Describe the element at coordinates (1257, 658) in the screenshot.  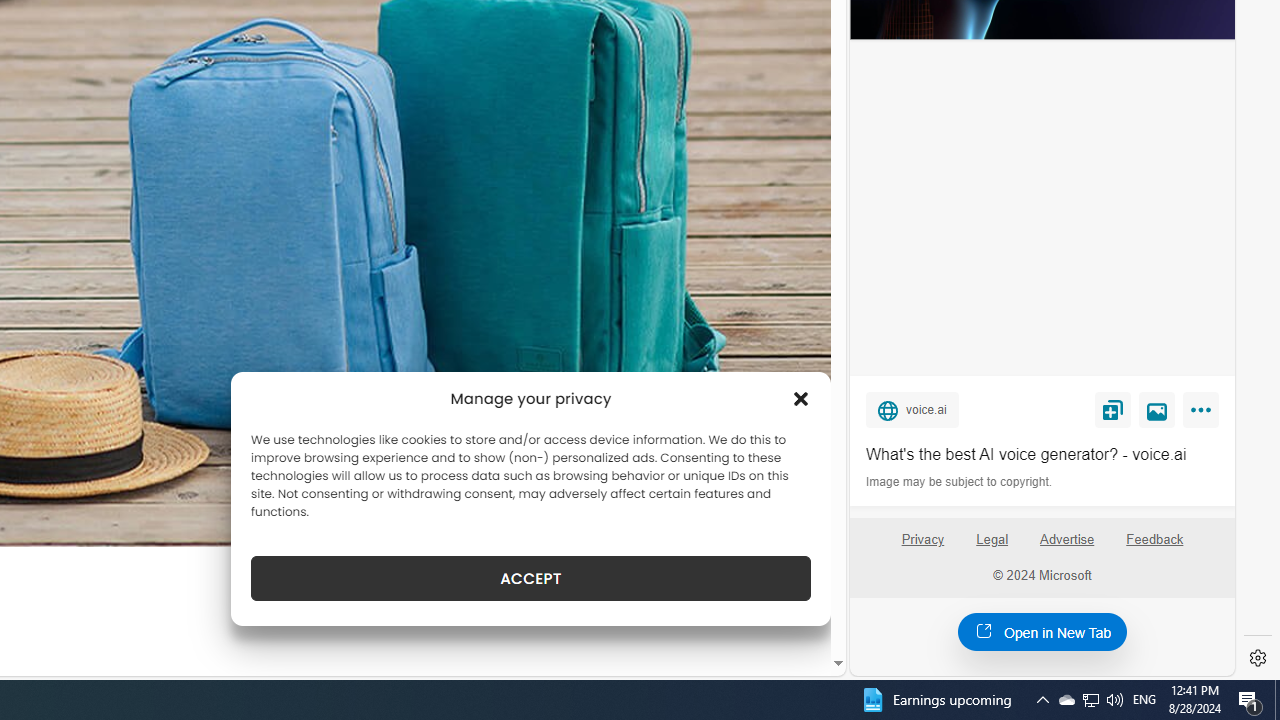
I see `'Settings'` at that location.